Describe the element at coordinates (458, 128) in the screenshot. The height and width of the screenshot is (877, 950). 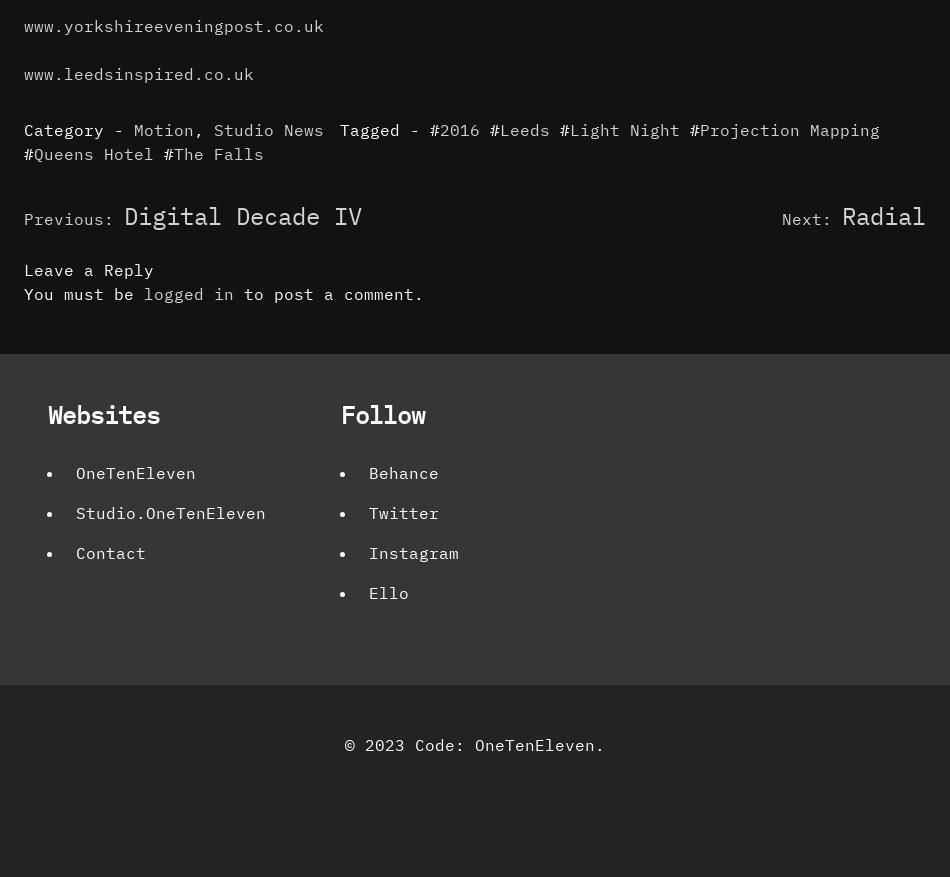
I see `'2016'` at that location.